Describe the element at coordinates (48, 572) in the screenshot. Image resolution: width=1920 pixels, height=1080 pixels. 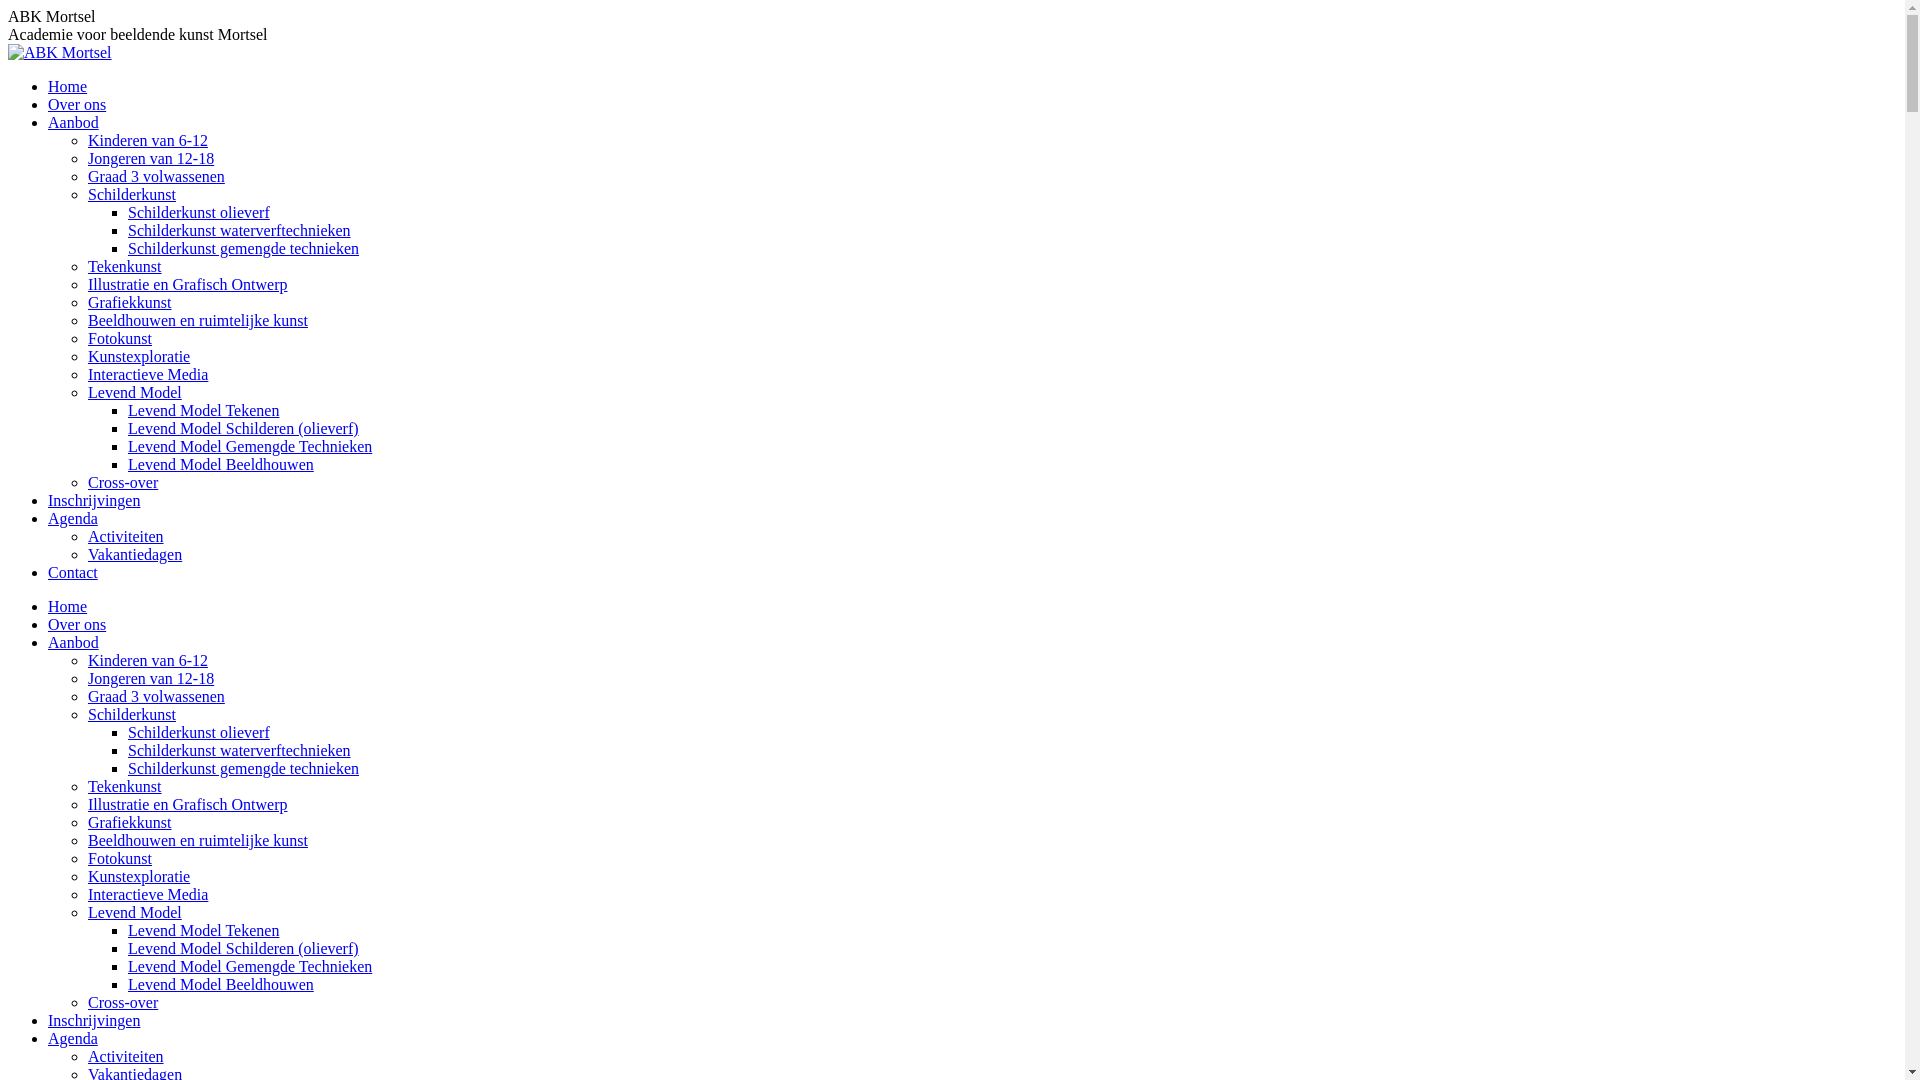
I see `'Contact'` at that location.